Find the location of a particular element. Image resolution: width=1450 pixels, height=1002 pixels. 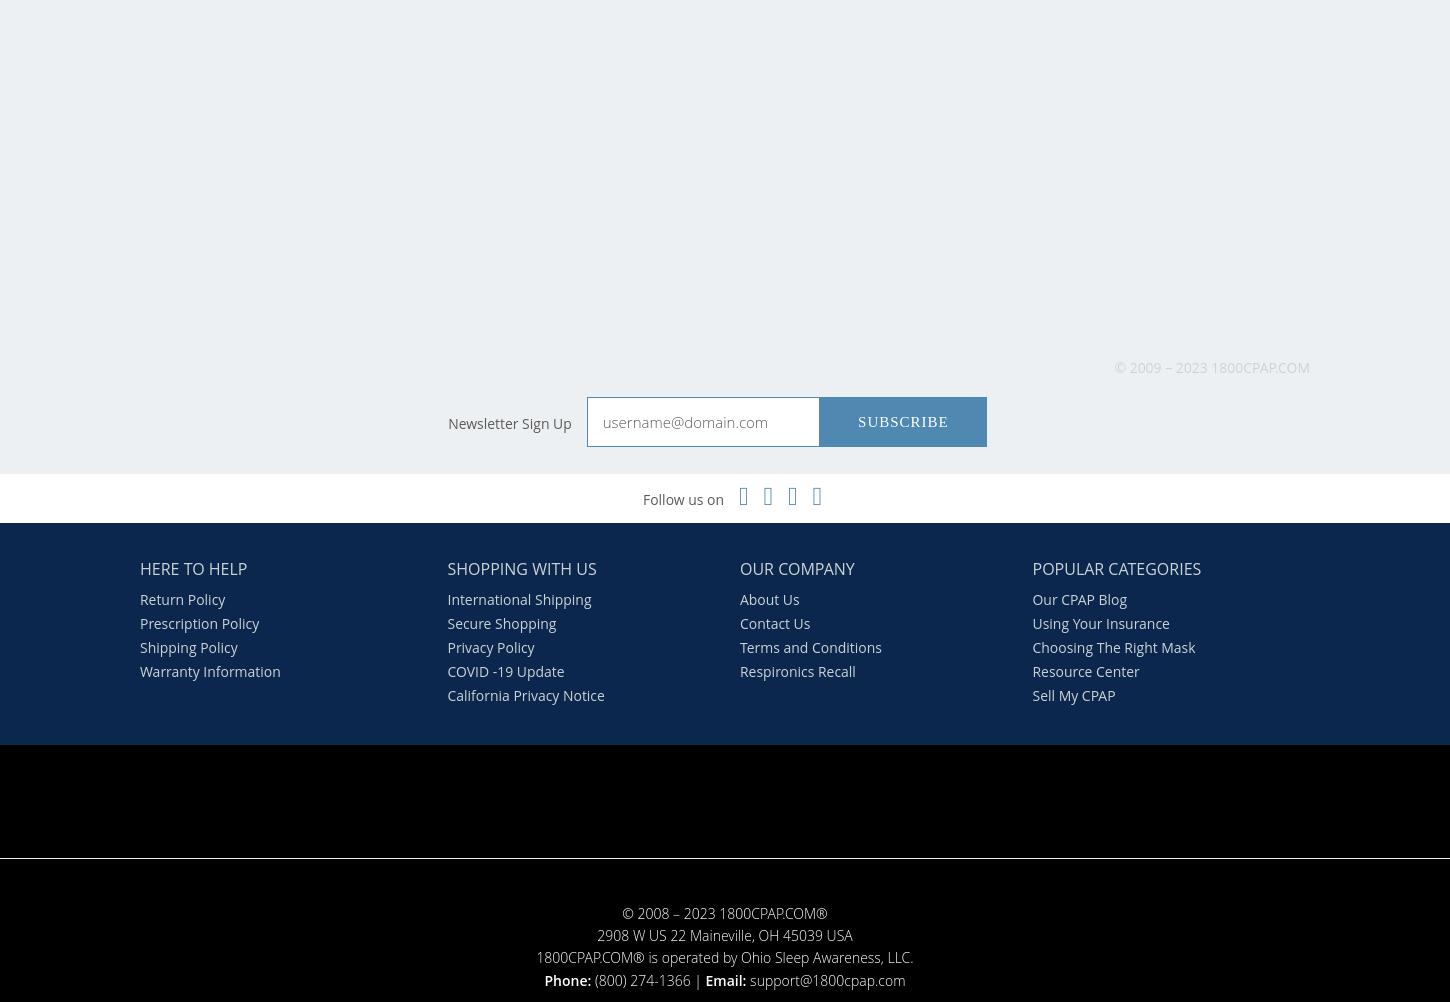

'Email:' is located at coordinates (725, 978).